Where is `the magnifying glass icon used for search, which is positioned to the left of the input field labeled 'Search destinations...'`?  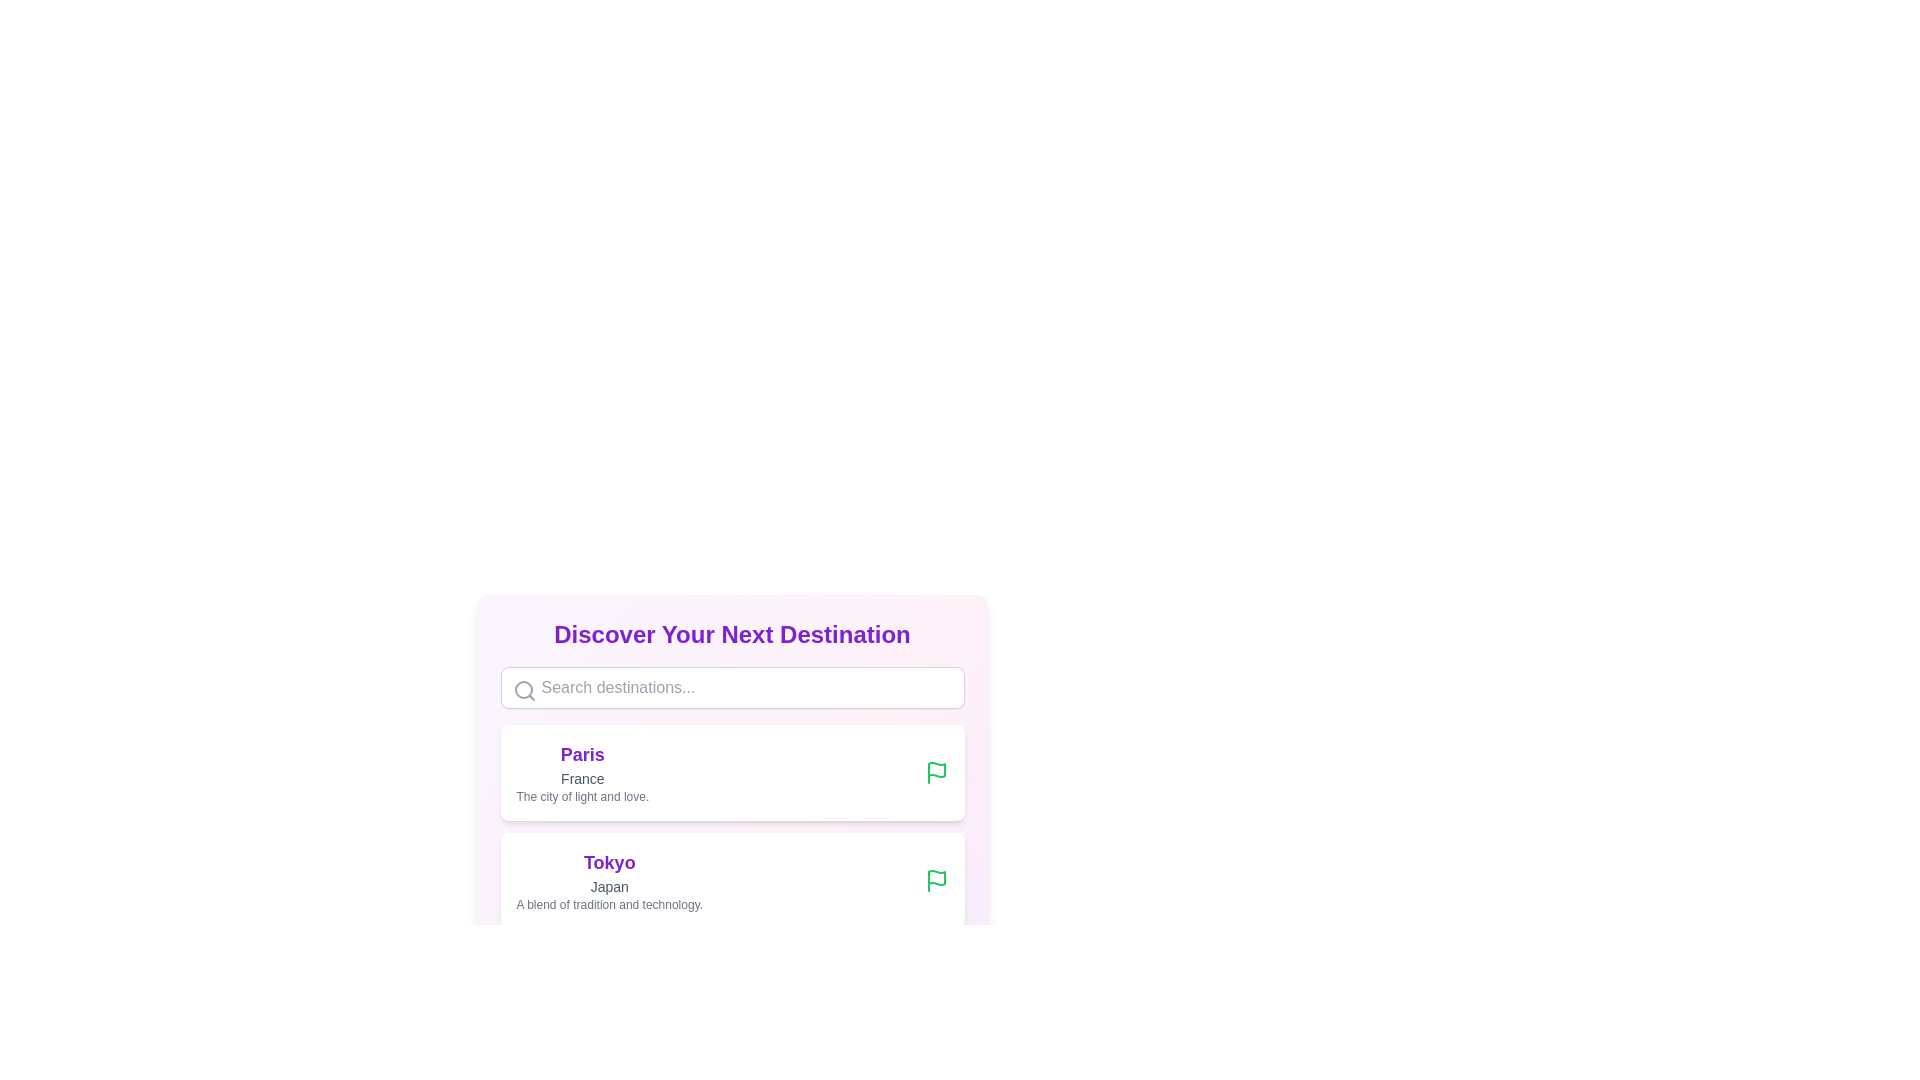
the magnifying glass icon used for search, which is positioned to the left of the input field labeled 'Search destinations...' is located at coordinates (524, 689).